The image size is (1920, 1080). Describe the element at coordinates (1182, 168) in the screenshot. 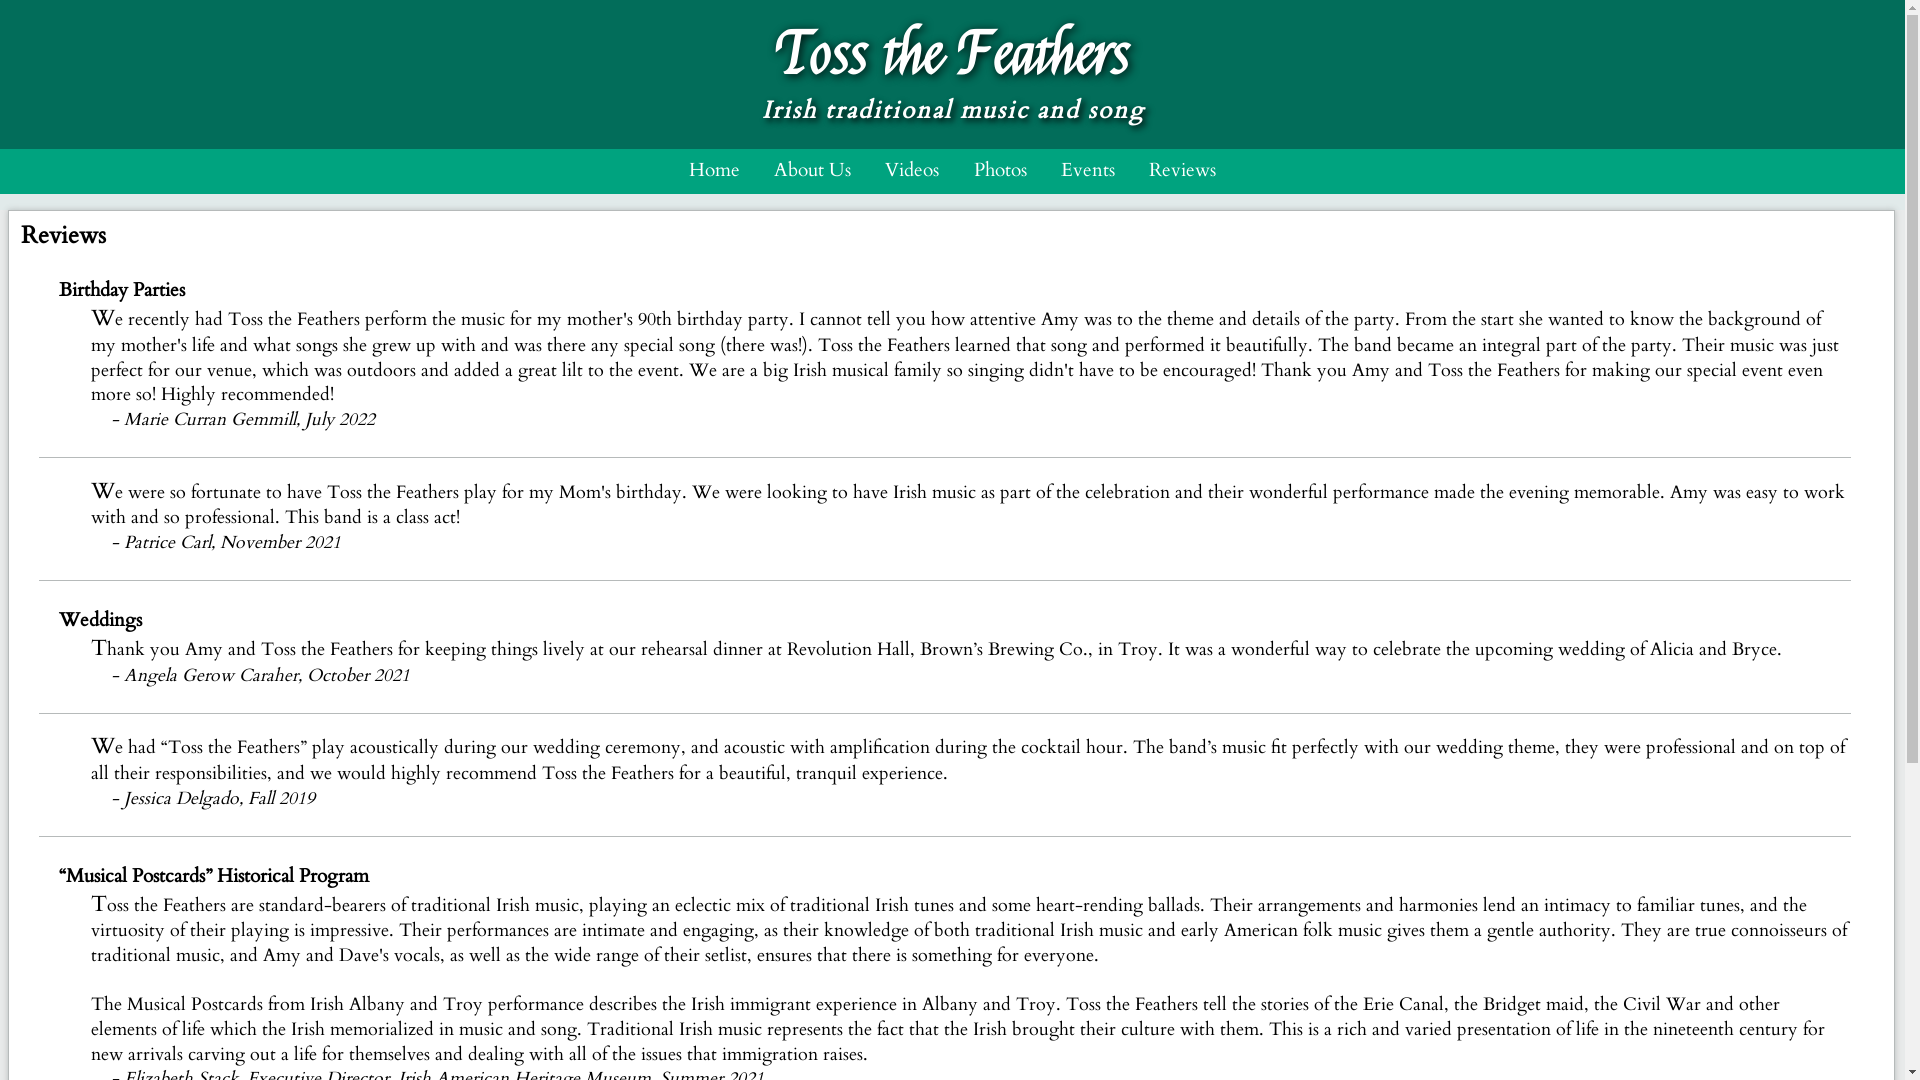

I see `'Reviews'` at that location.